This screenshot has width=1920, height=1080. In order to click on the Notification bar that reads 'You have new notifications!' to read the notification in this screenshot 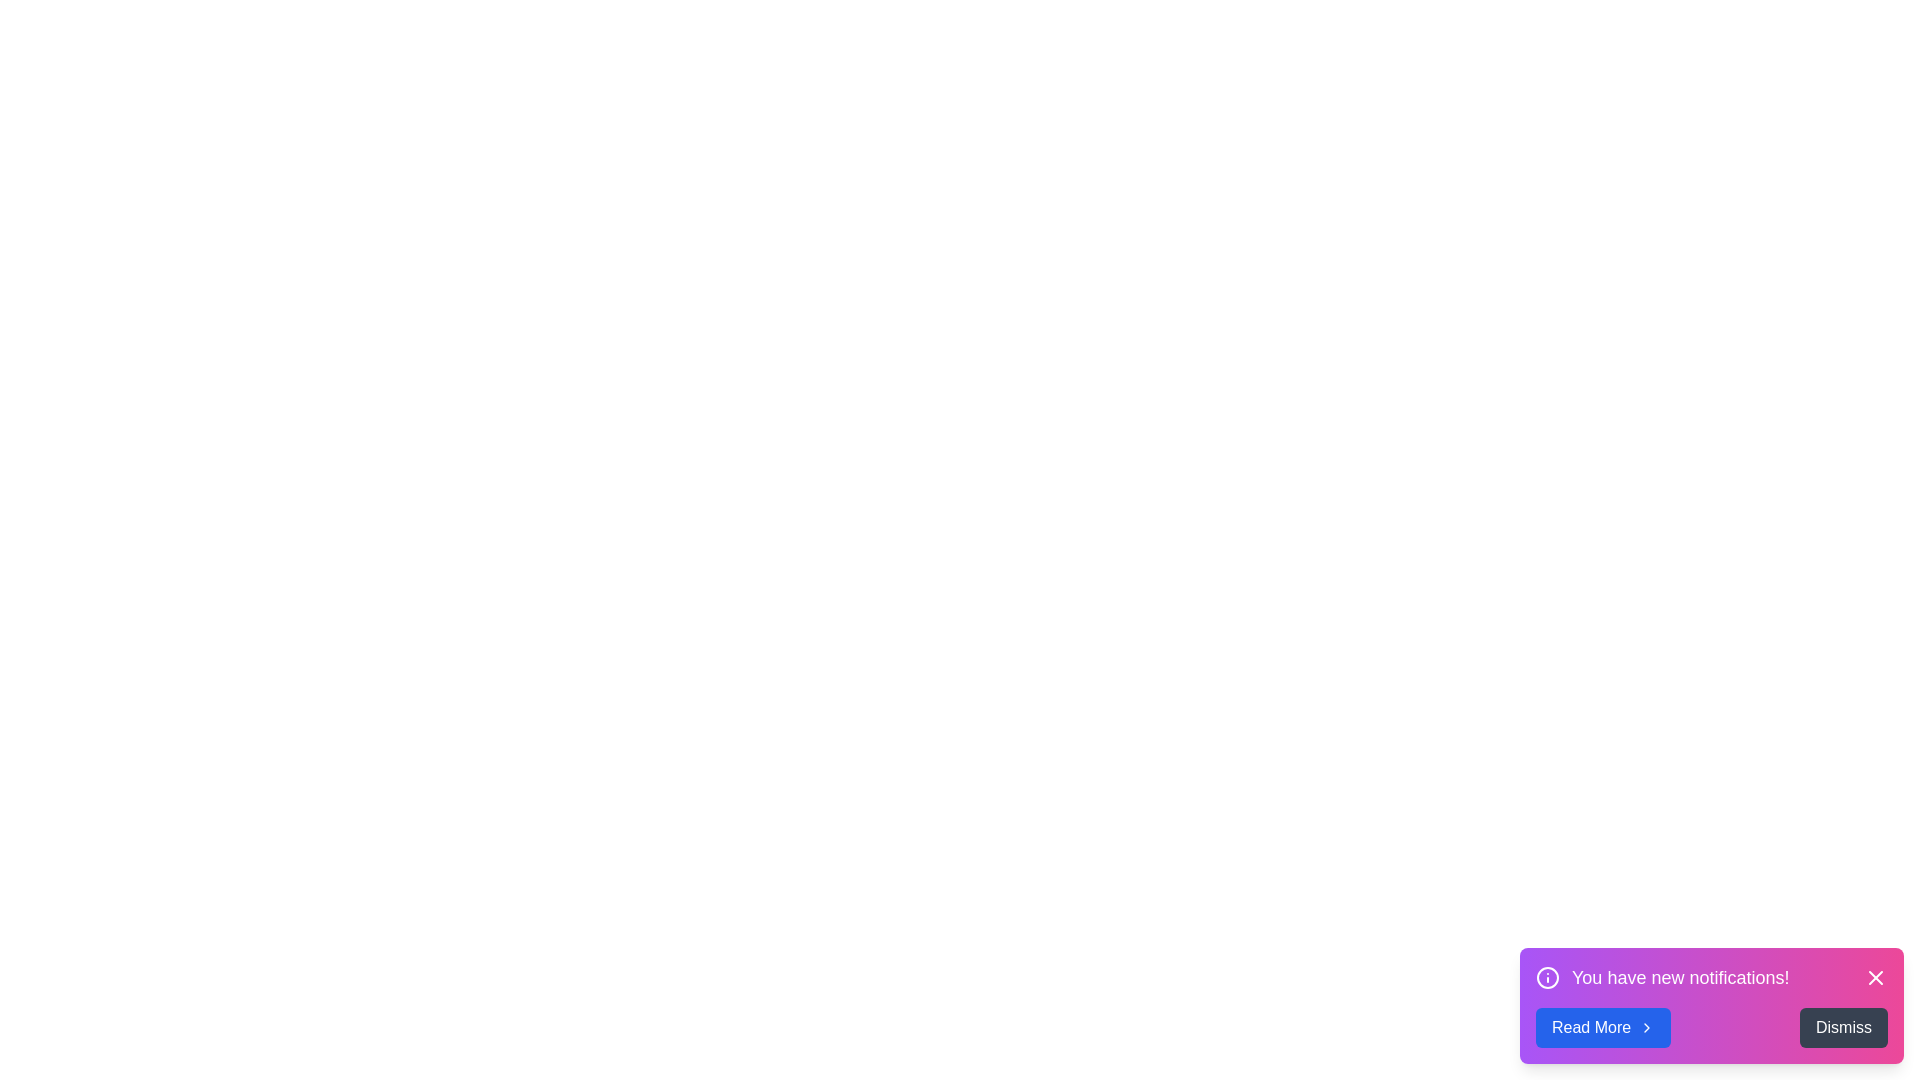, I will do `click(1711, 977)`.